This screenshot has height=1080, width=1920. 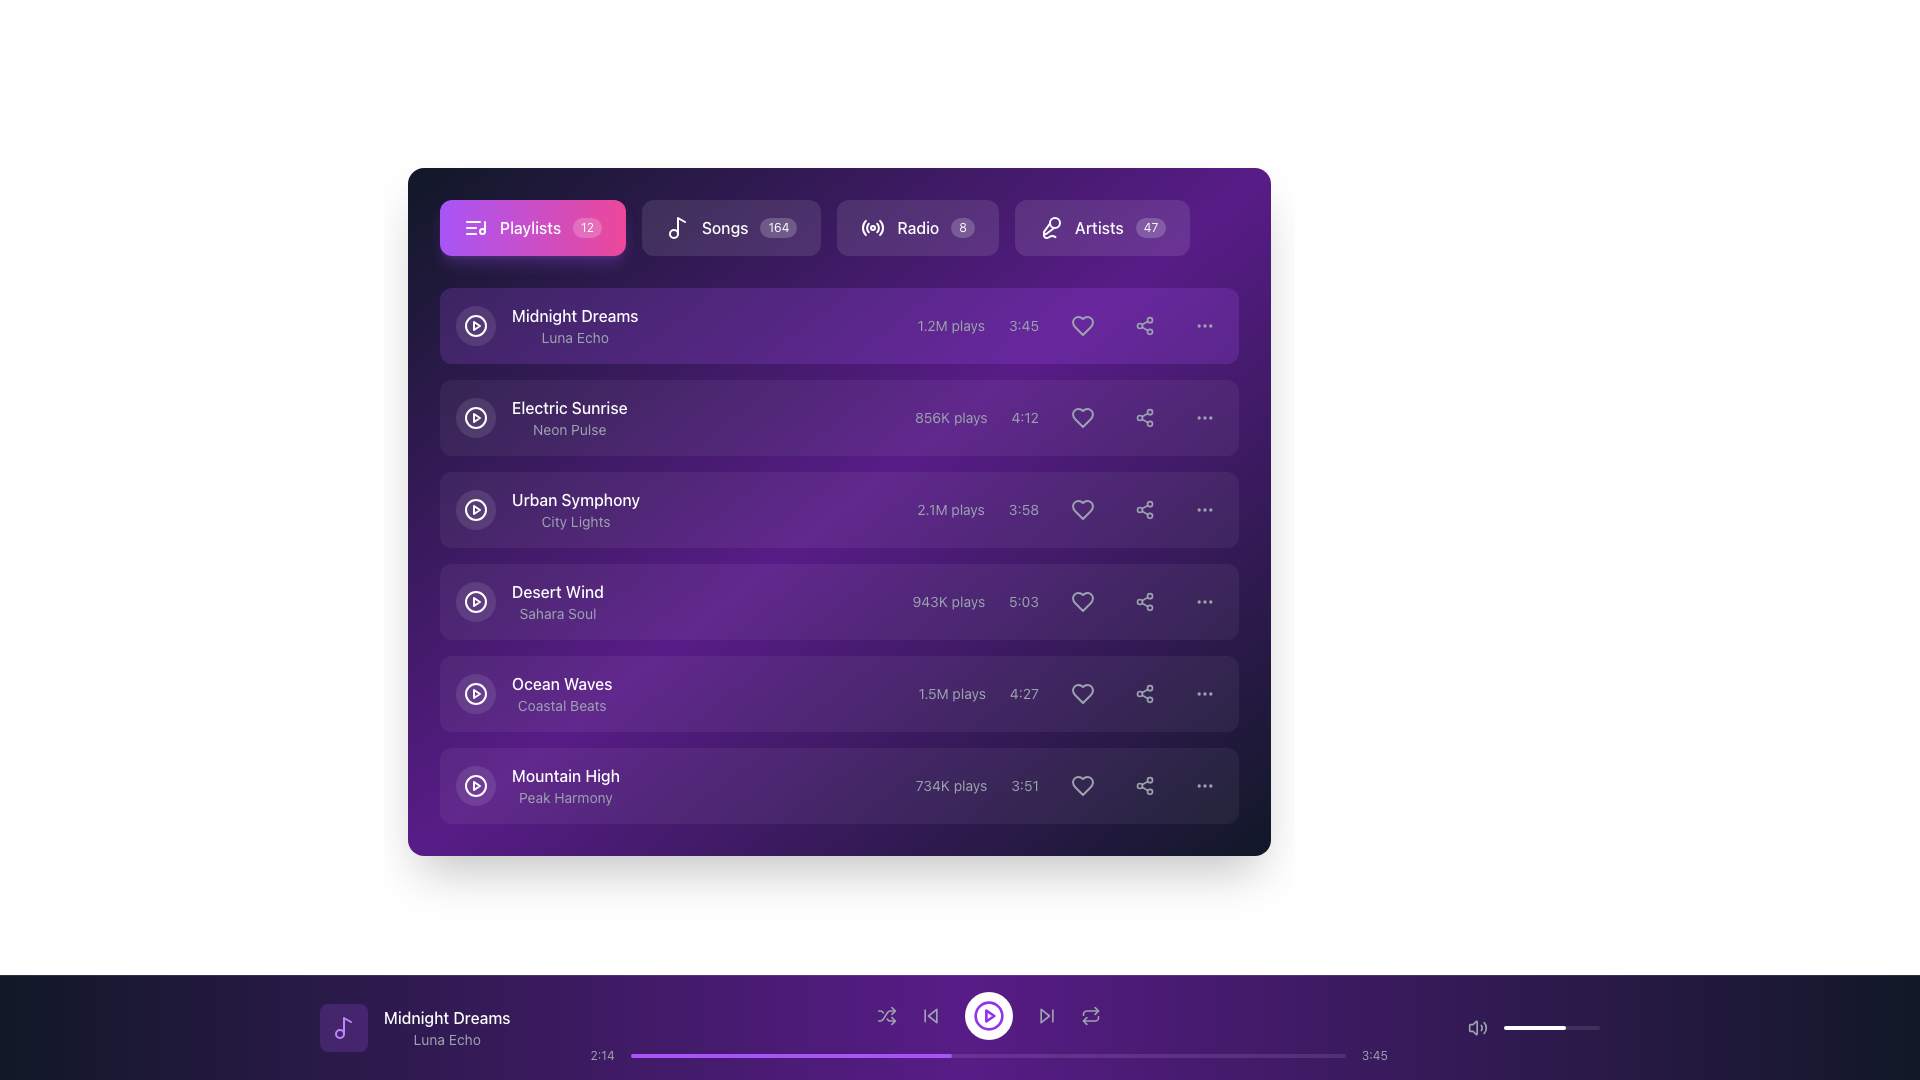 I want to click on the circular button with a three-node share symbol in the 'Electric Sunrise' media item row for keyboard navigation, so click(x=1145, y=416).